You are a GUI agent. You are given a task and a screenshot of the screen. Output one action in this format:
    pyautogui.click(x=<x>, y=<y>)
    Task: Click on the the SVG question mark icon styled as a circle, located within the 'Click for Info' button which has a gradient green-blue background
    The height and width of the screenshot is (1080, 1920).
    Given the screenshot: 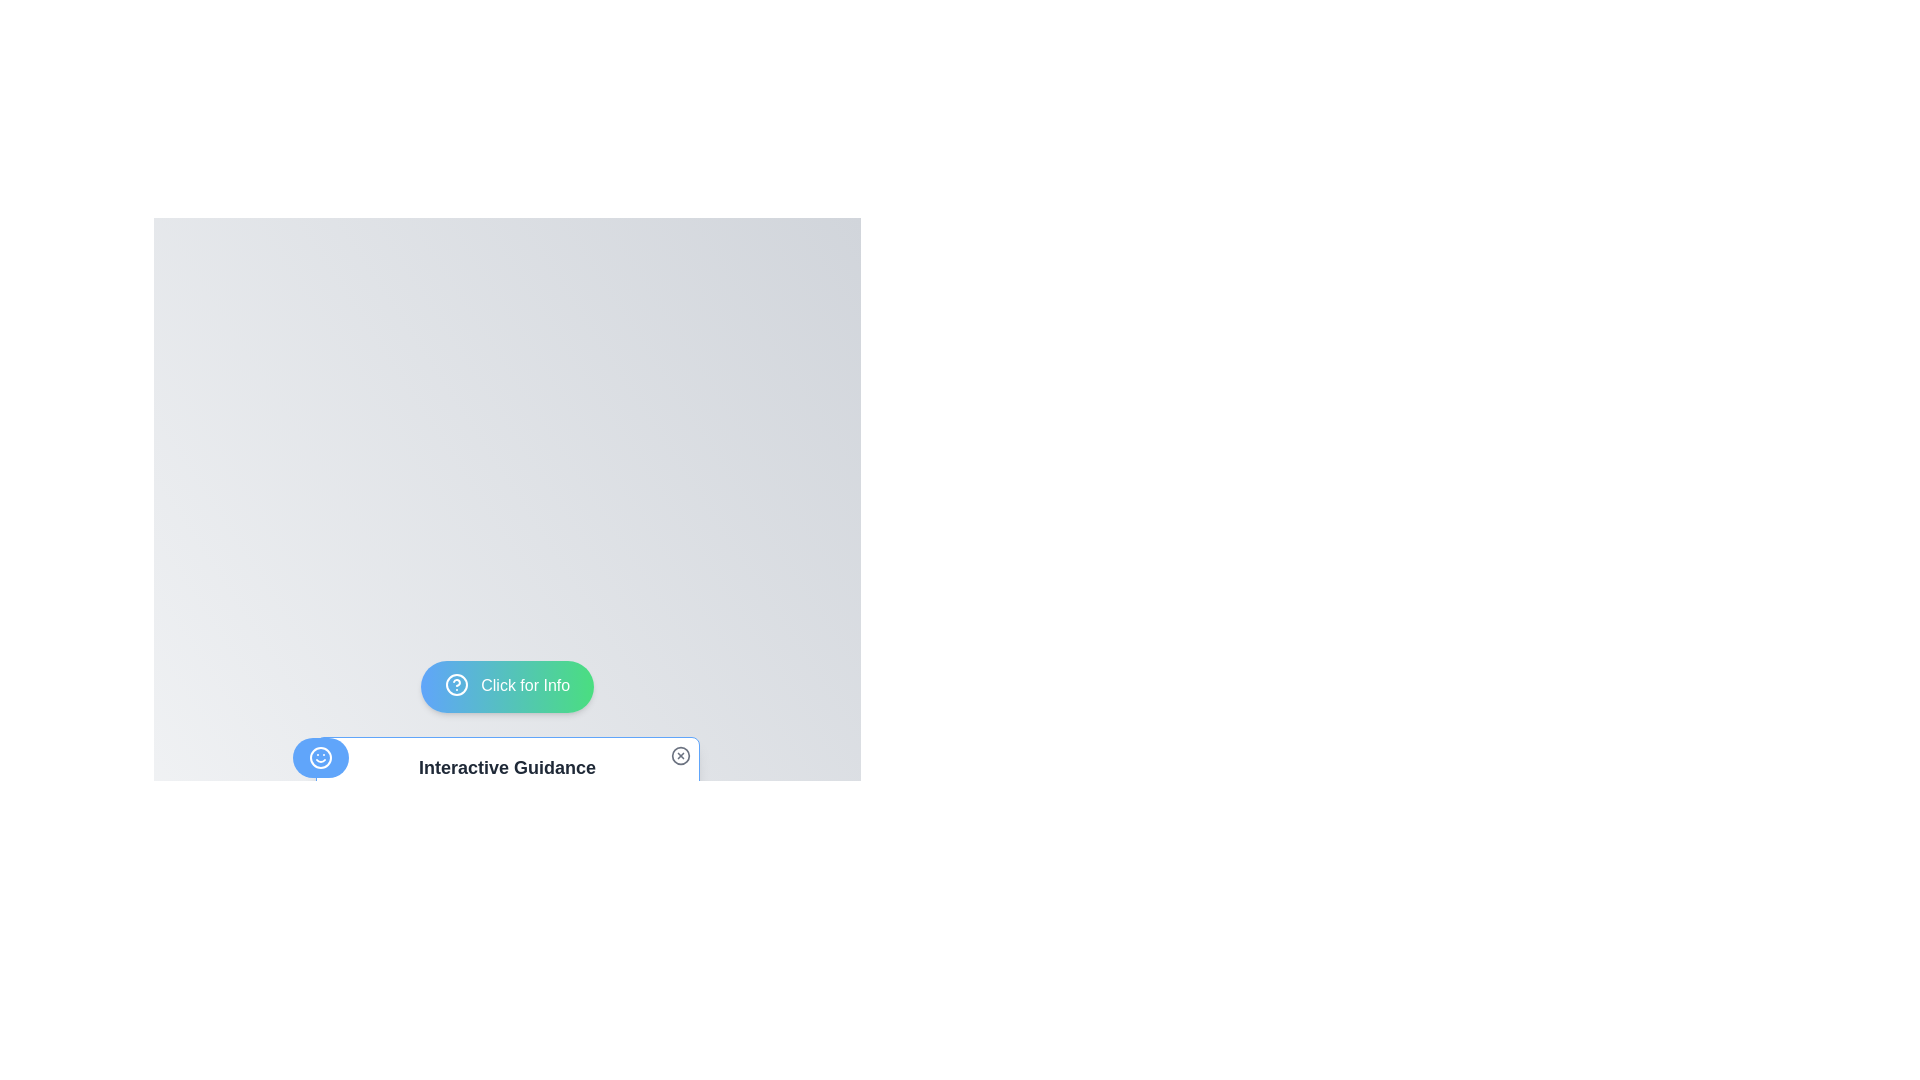 What is the action you would take?
    pyautogui.click(x=455, y=684)
    